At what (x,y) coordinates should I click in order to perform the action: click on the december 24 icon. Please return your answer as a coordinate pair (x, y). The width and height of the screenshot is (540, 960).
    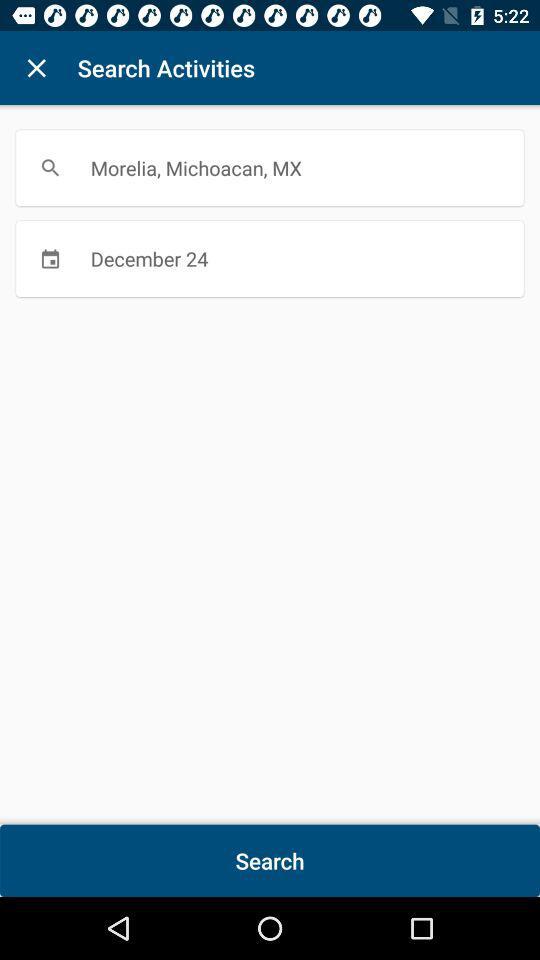
    Looking at the image, I should click on (270, 257).